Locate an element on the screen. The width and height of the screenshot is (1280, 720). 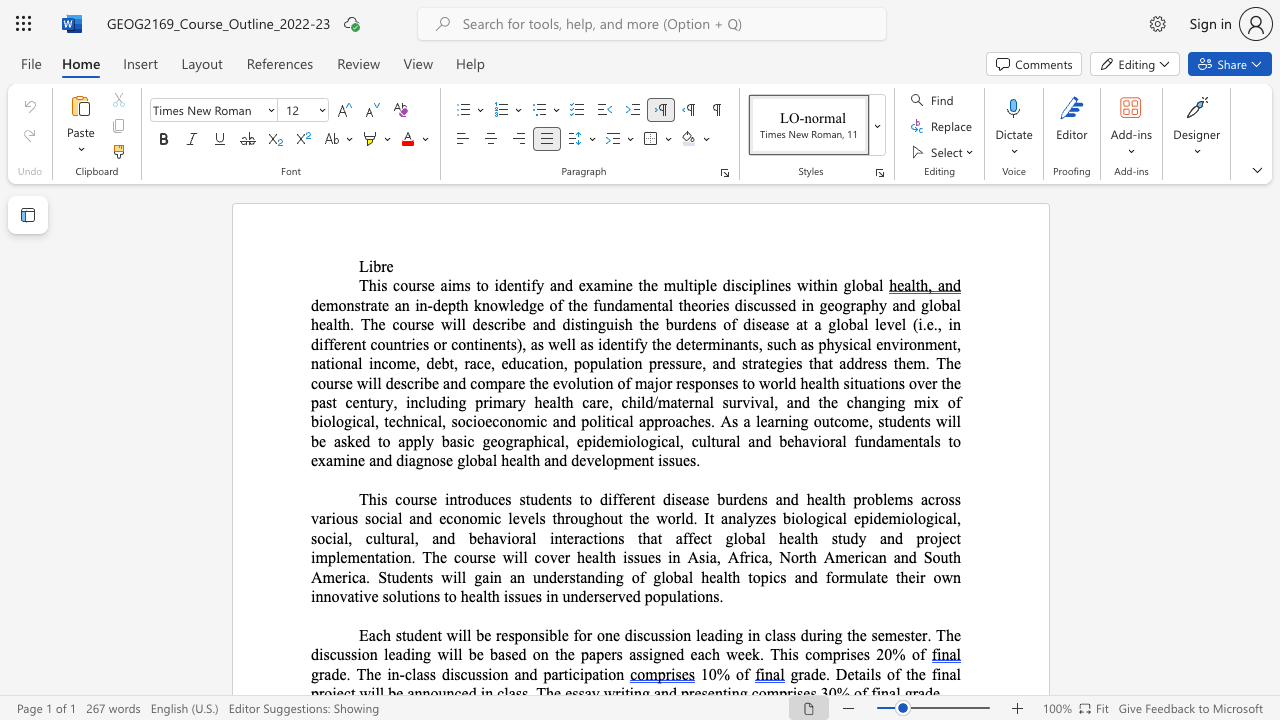
the 22th character "r" in the text is located at coordinates (921, 577).